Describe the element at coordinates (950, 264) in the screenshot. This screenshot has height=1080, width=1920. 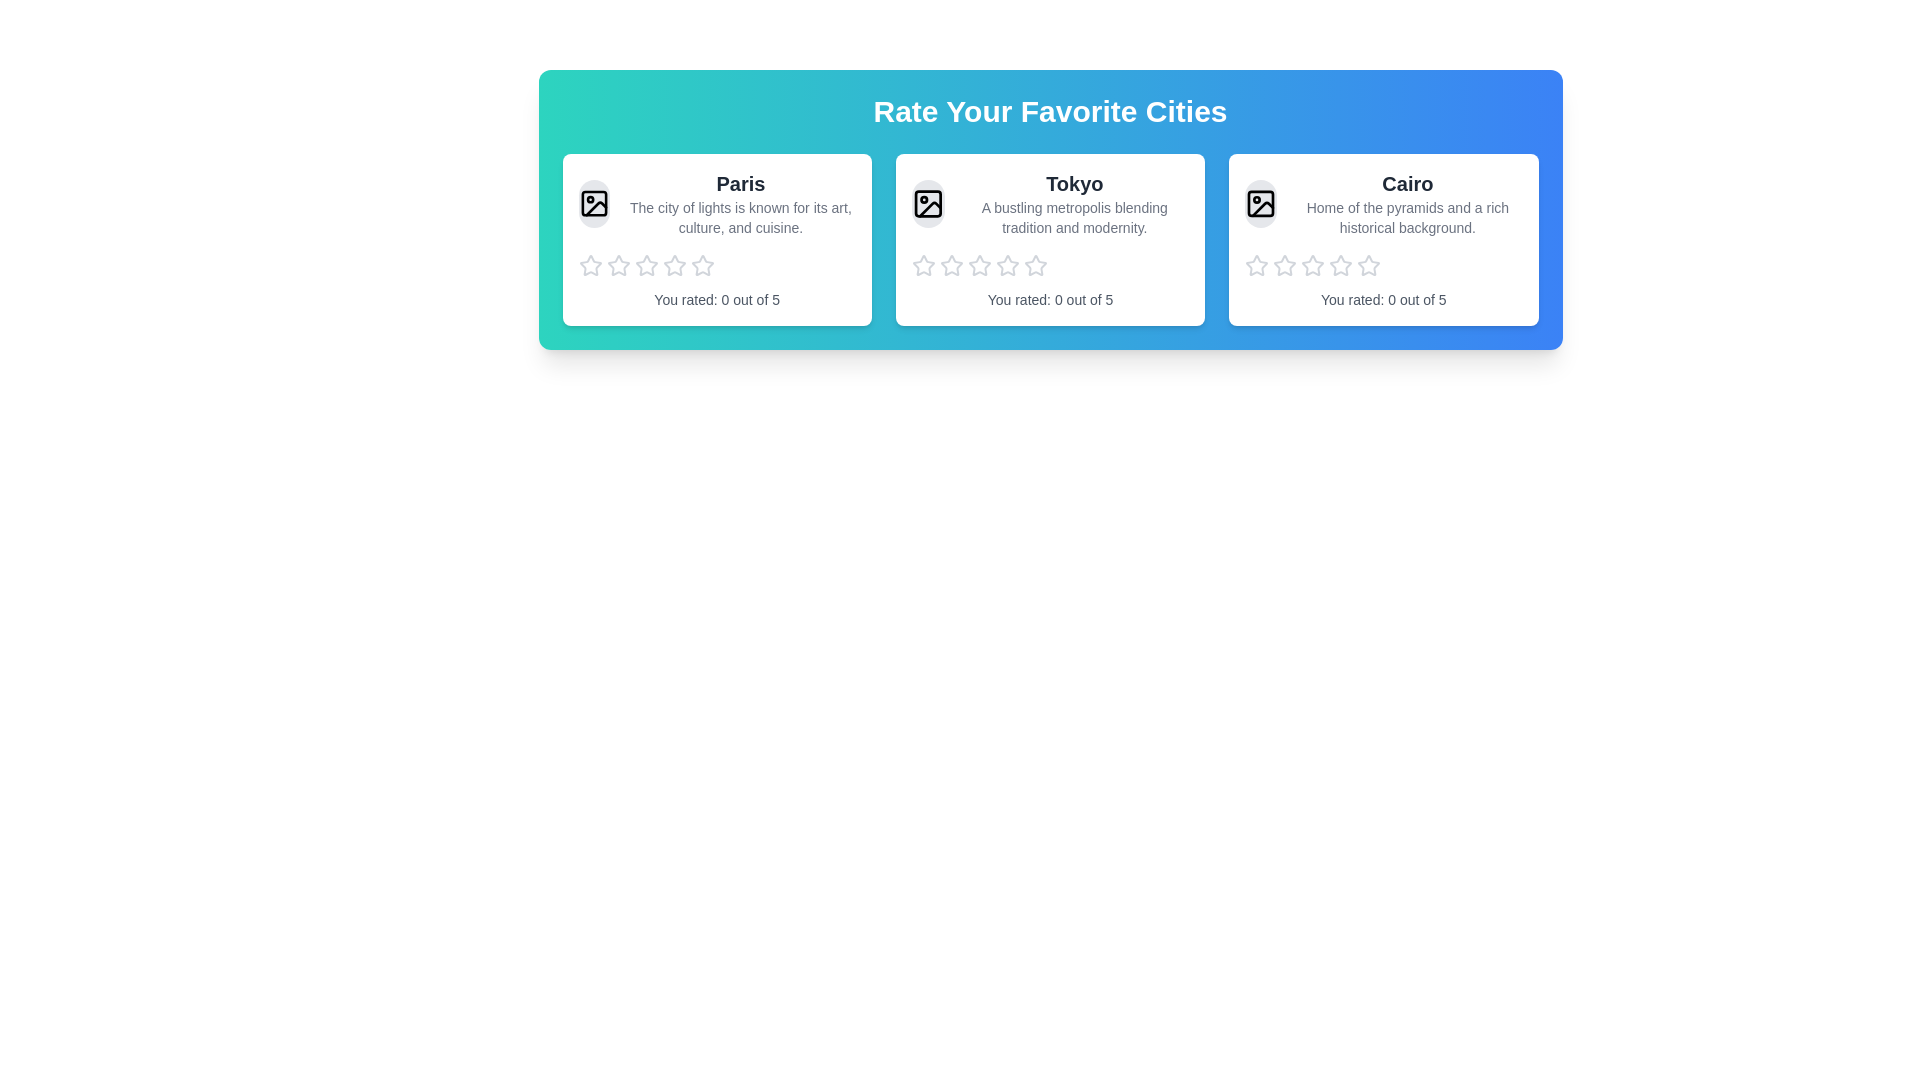
I see `the first star in the horizontal sequence of rating stars below the 'Tokyo' card` at that location.